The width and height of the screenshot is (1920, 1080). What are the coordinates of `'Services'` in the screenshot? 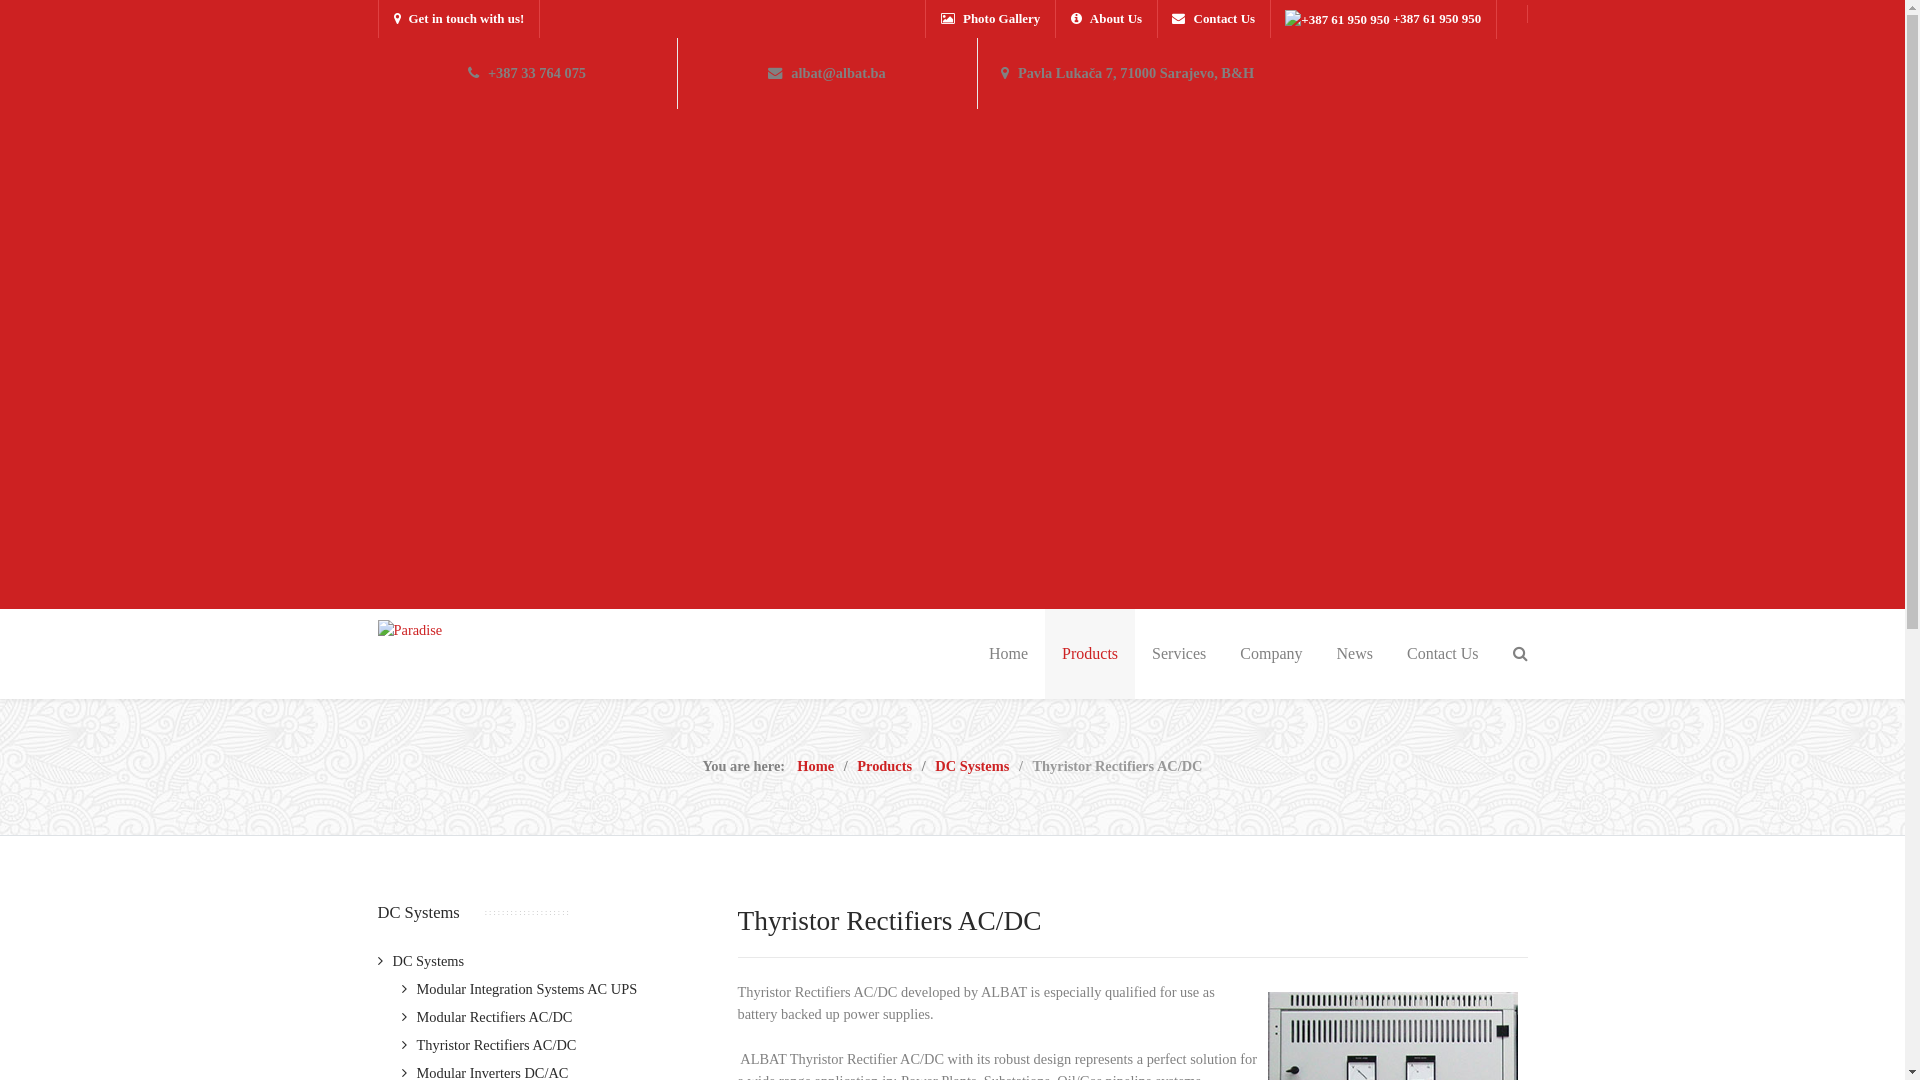 It's located at (1179, 654).